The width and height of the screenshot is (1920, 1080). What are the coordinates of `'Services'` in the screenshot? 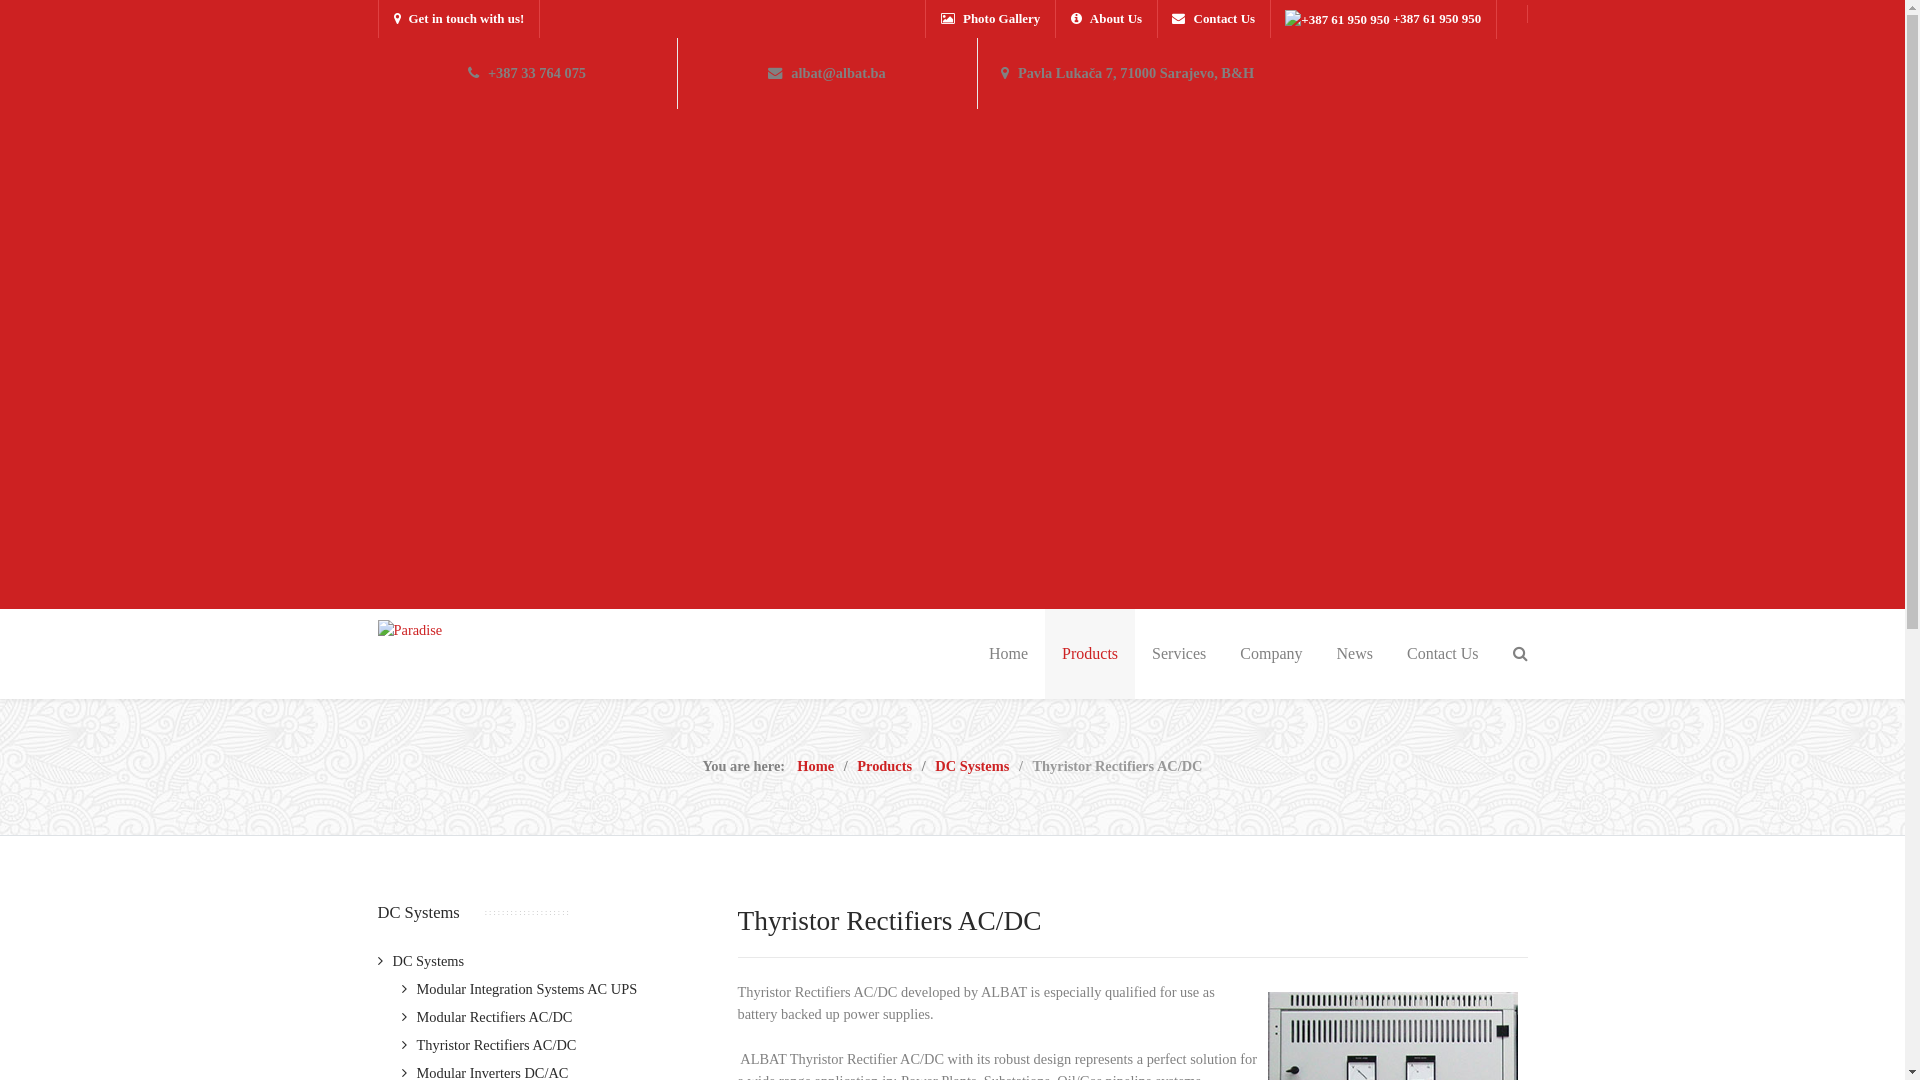 It's located at (1179, 654).